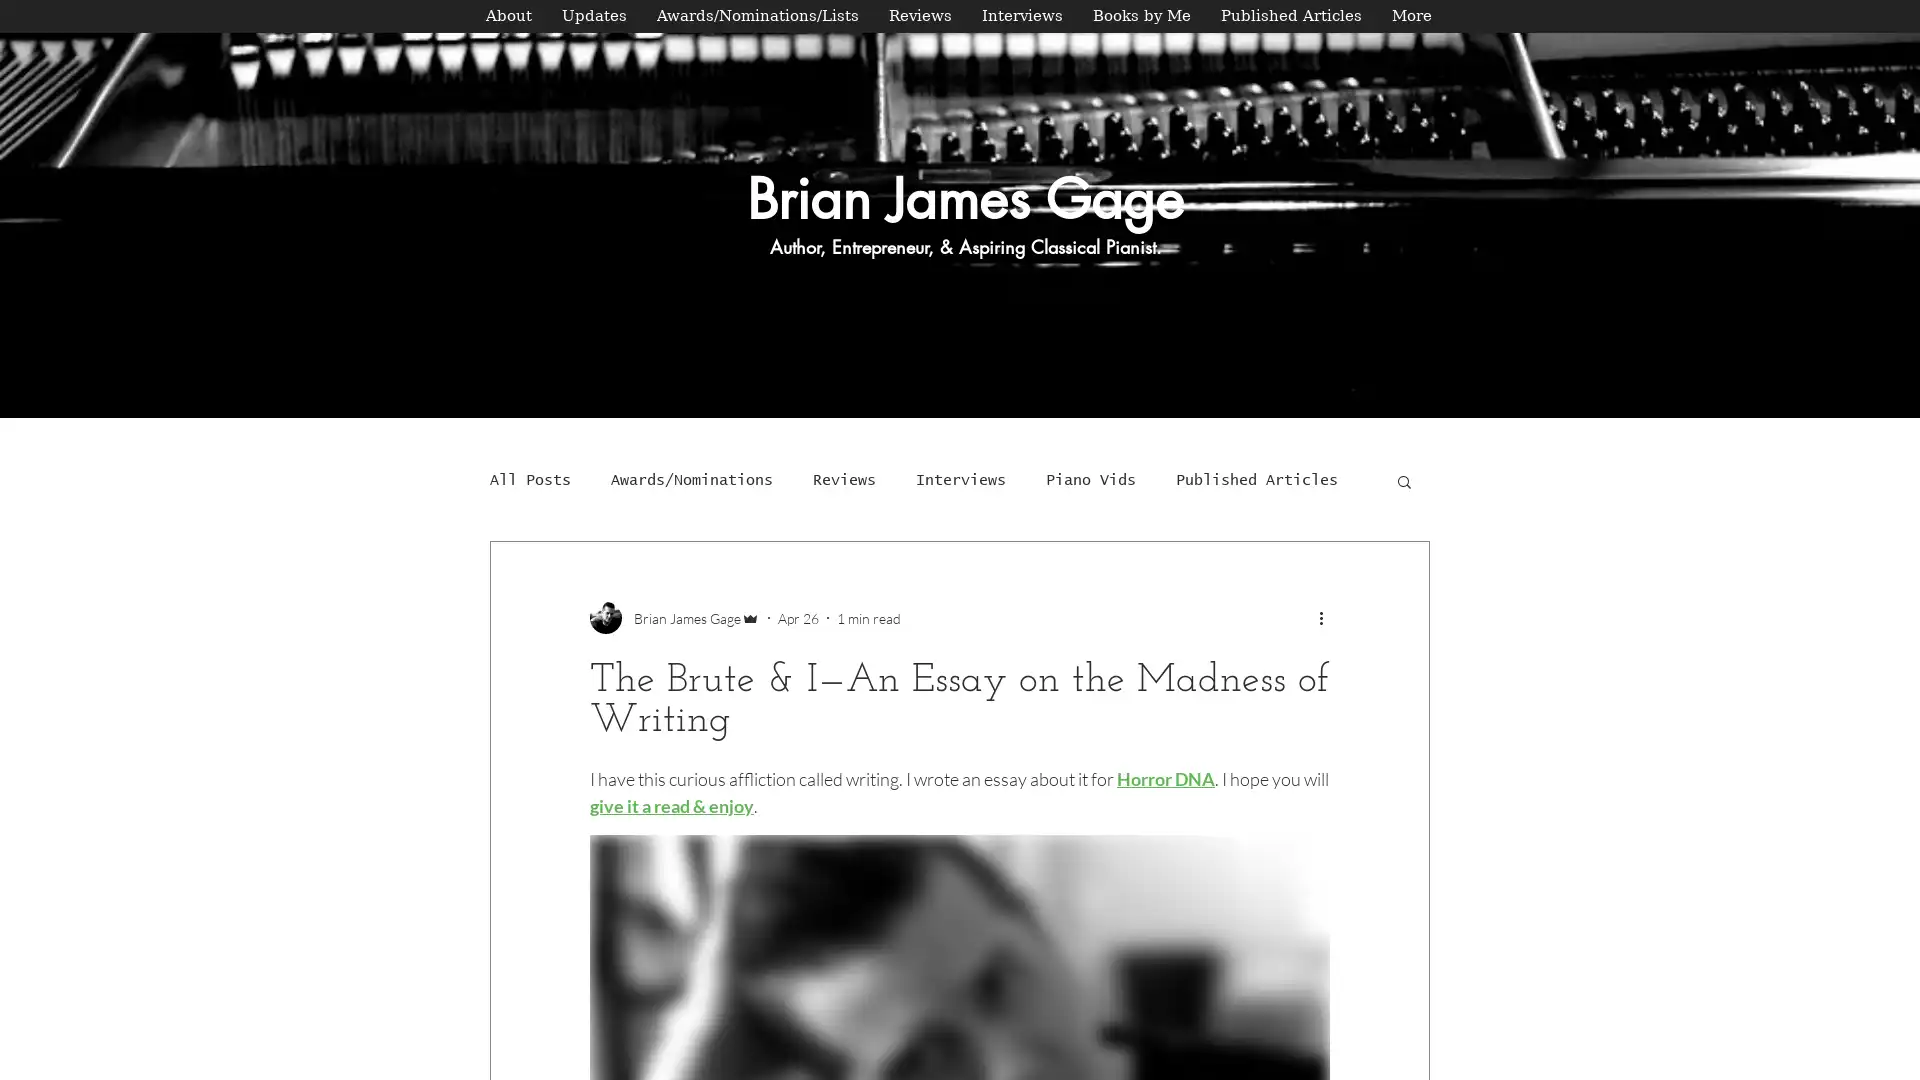  What do you see at coordinates (691, 481) in the screenshot?
I see `Awards/Nominations` at bounding box center [691, 481].